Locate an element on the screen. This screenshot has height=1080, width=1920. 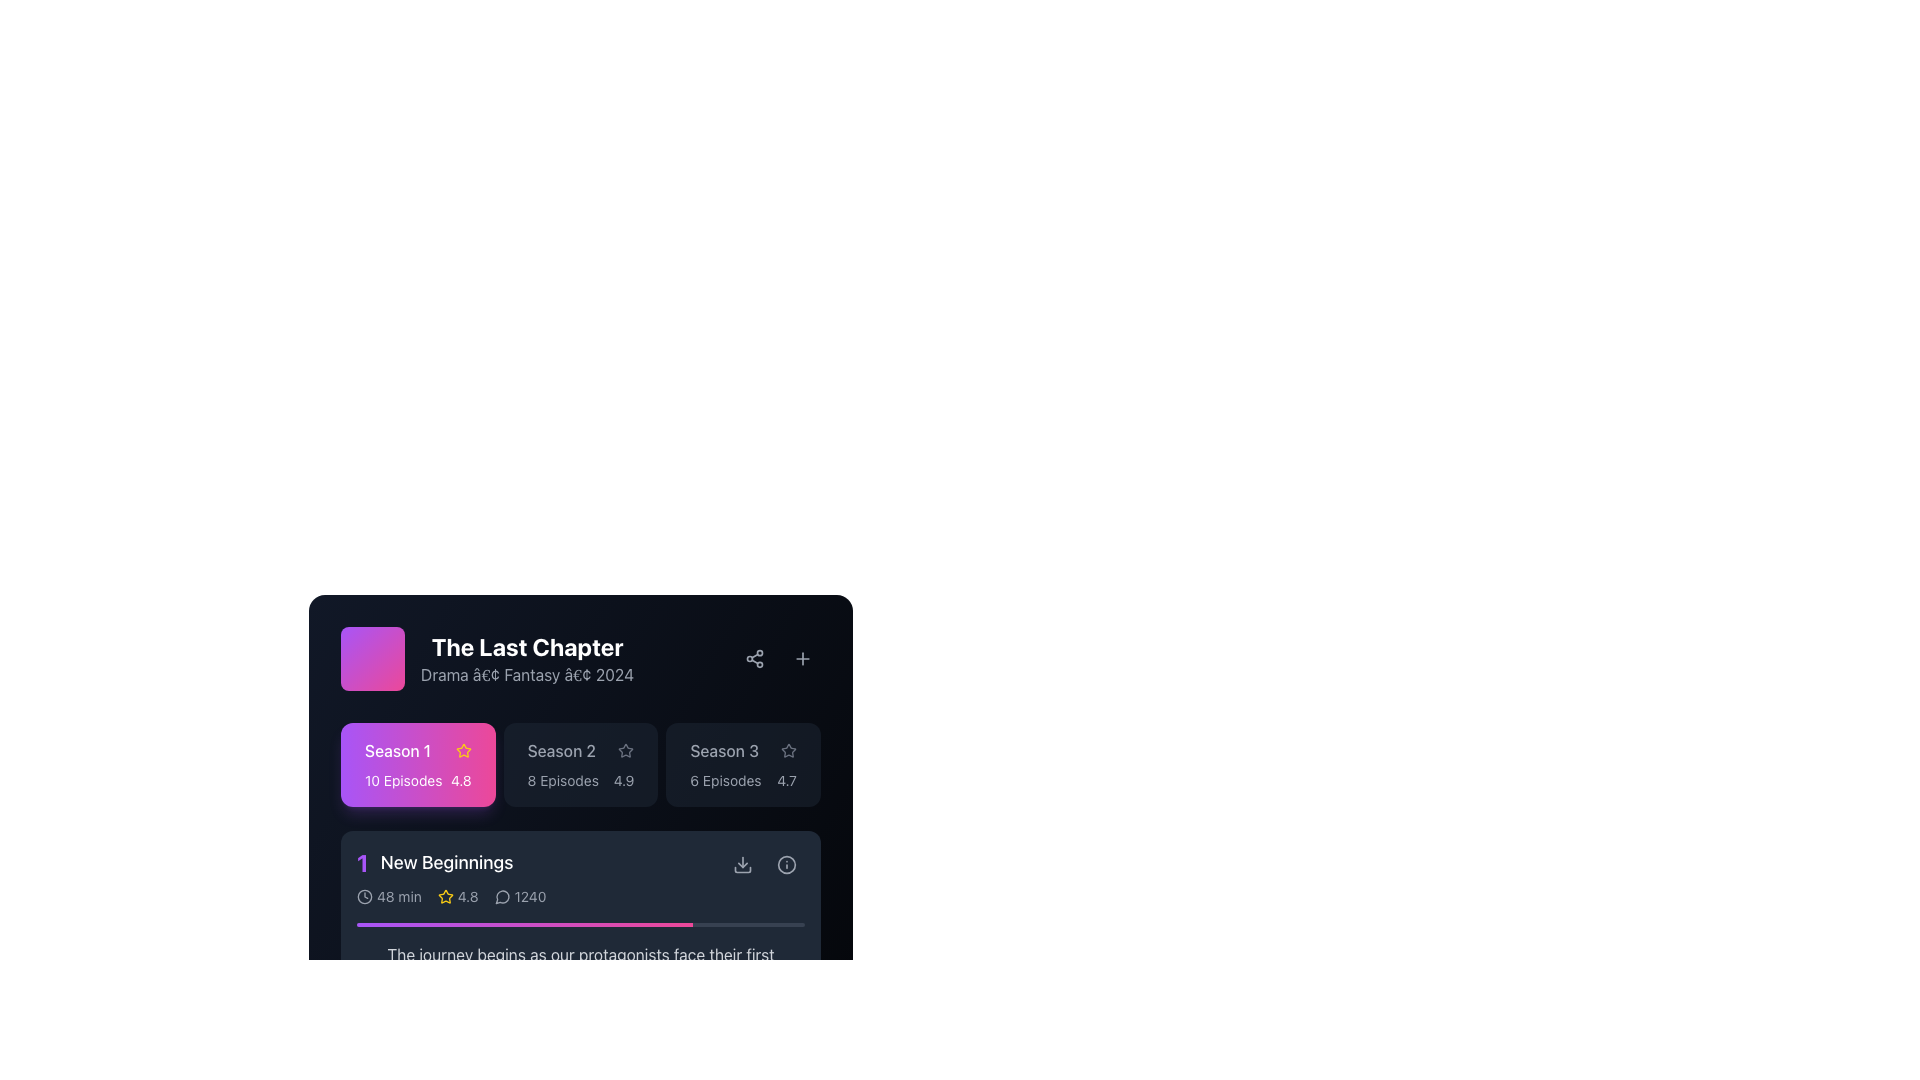
the golden yellow star icon representing the rating for 'Season 1' is located at coordinates (462, 750).